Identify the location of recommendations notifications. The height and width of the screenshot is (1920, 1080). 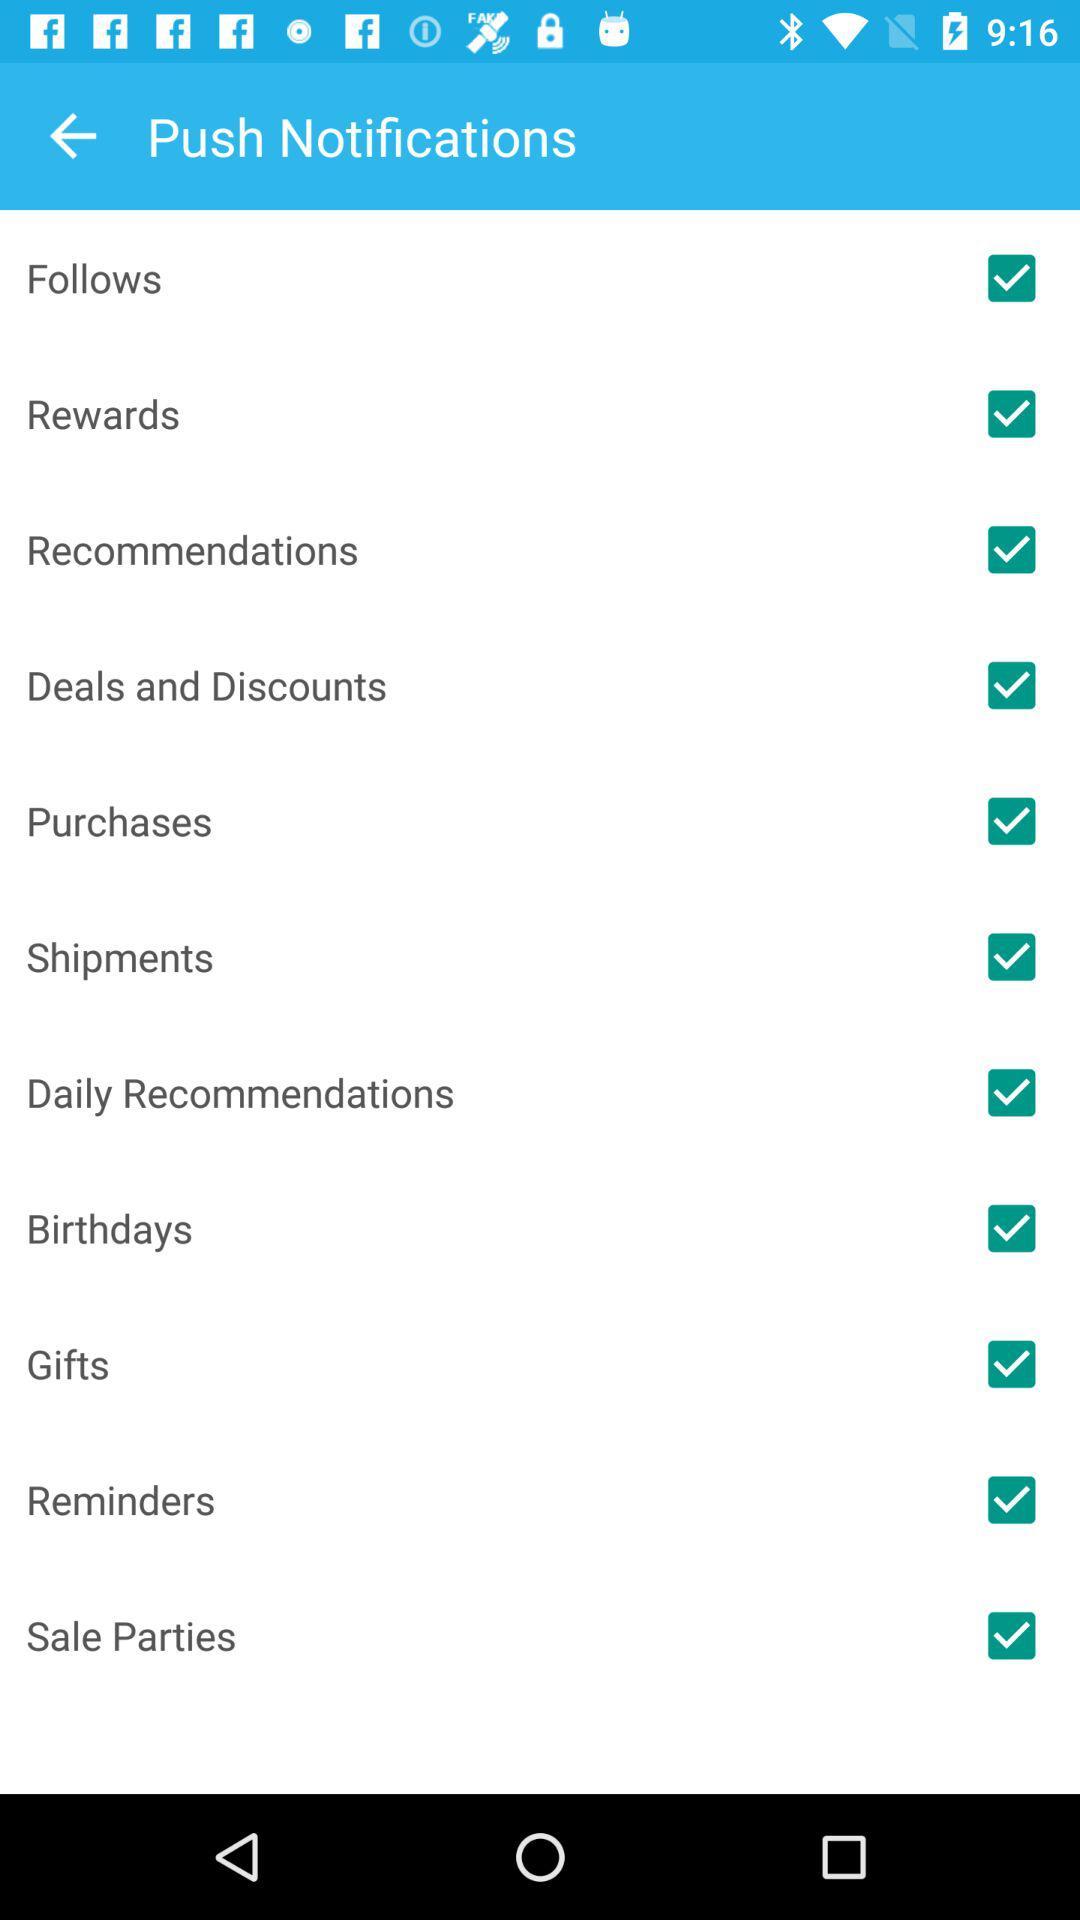
(1011, 549).